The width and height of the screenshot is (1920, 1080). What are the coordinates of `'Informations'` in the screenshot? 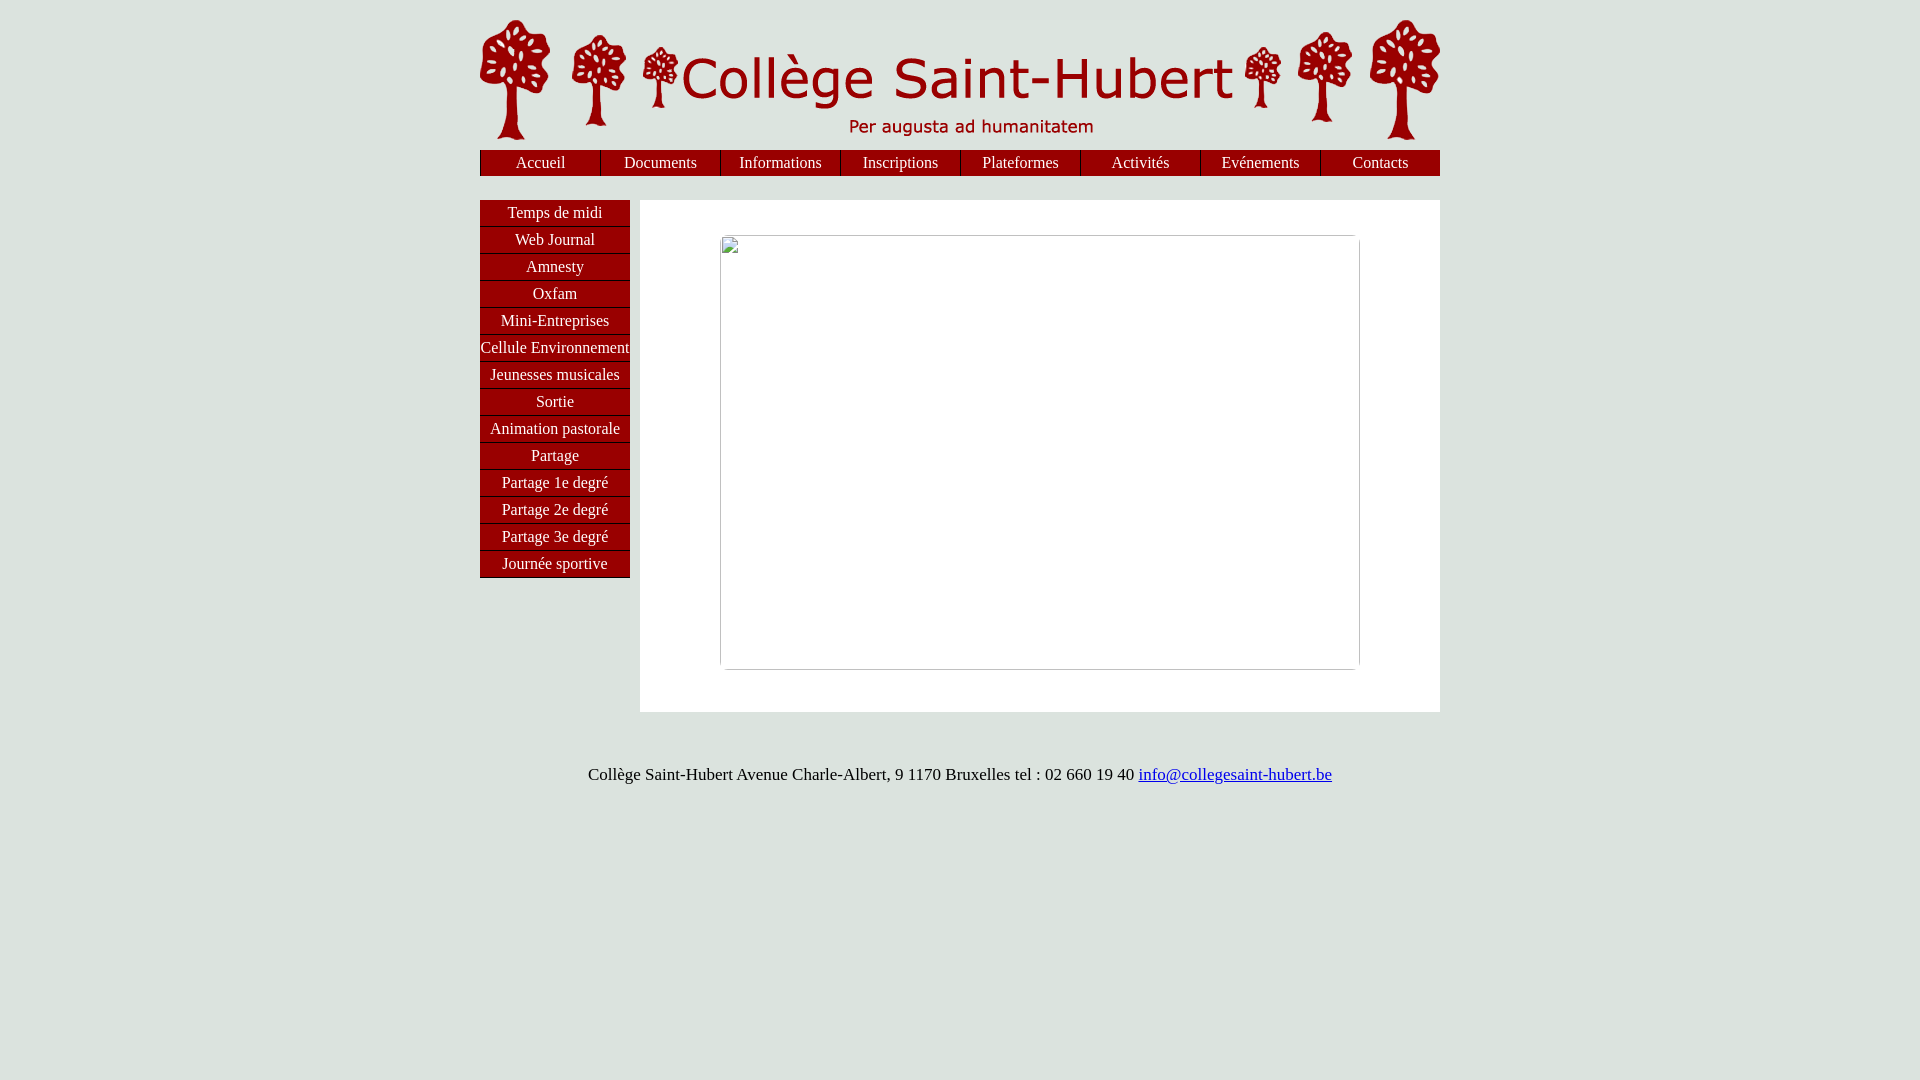 It's located at (779, 161).